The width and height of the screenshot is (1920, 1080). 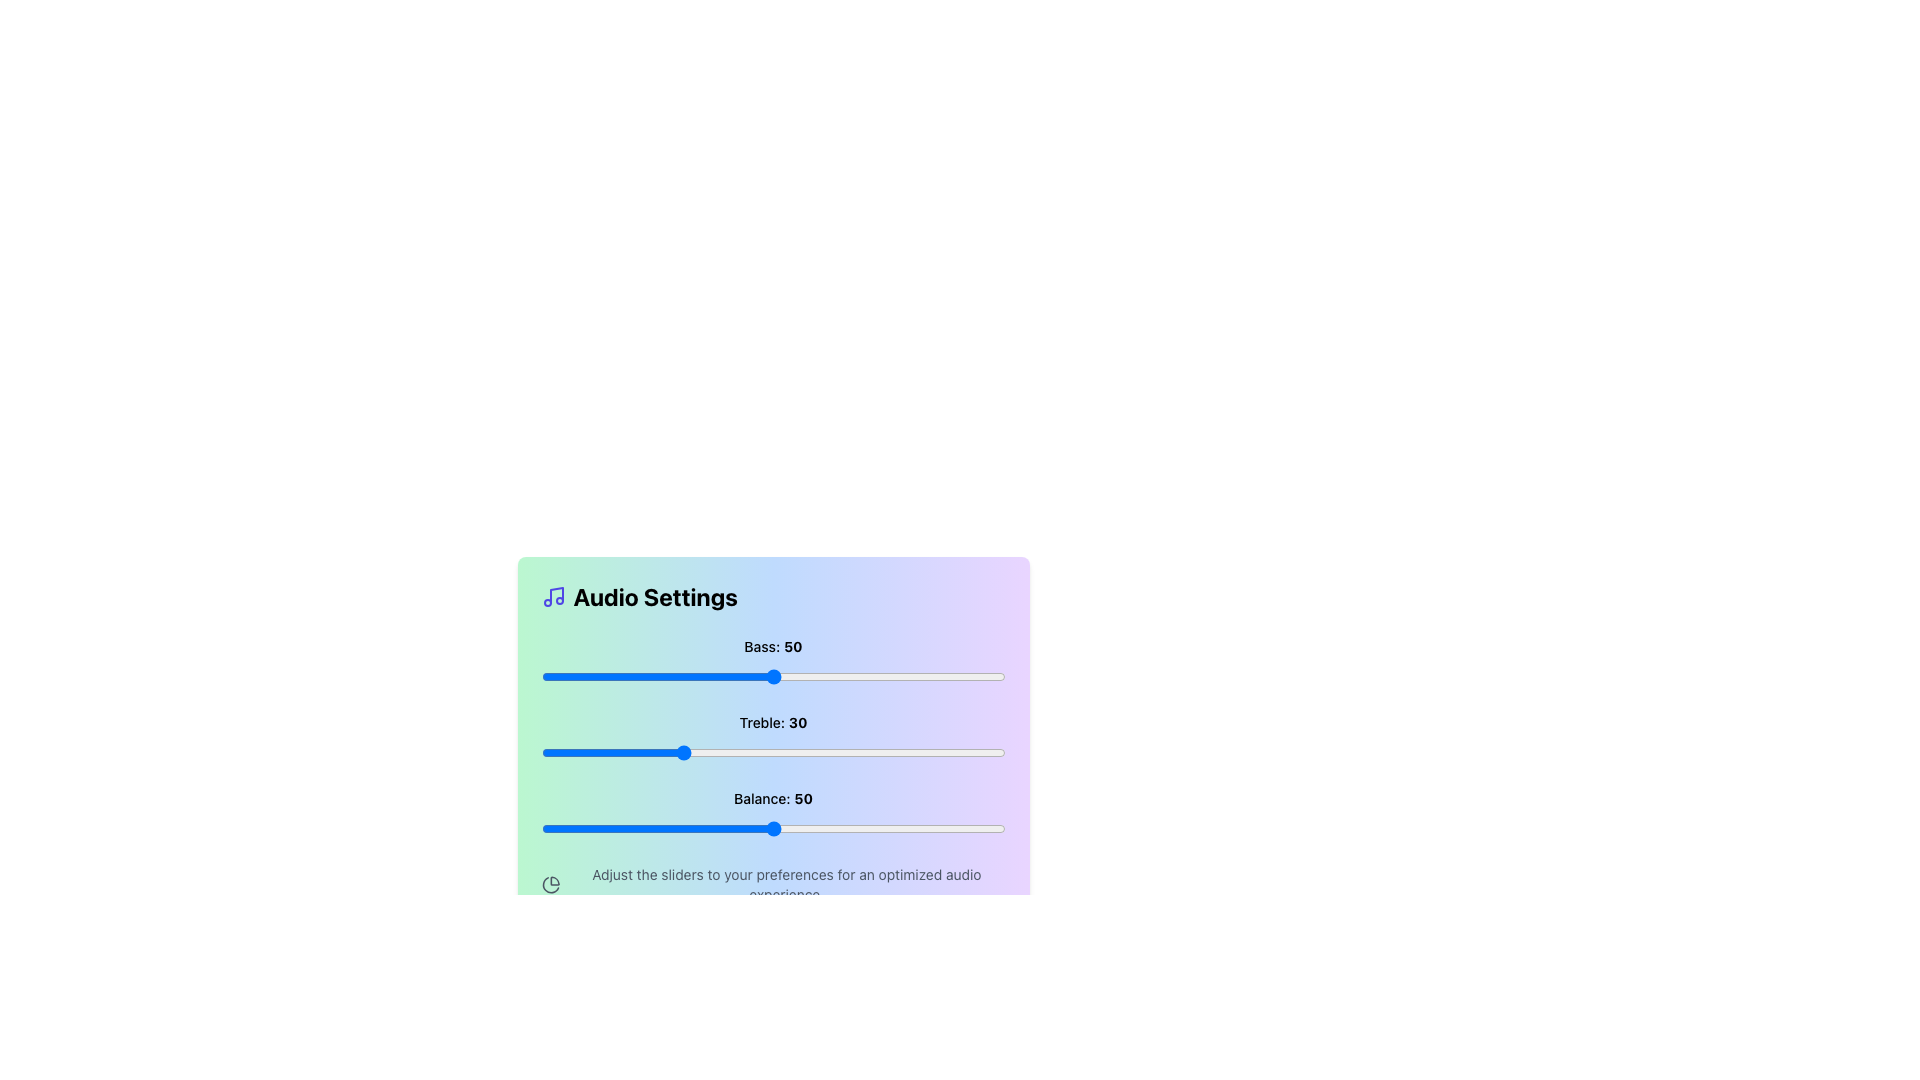 What do you see at coordinates (772, 739) in the screenshot?
I see `the horizontal slider marked with 'Treble: 30'` at bounding box center [772, 739].